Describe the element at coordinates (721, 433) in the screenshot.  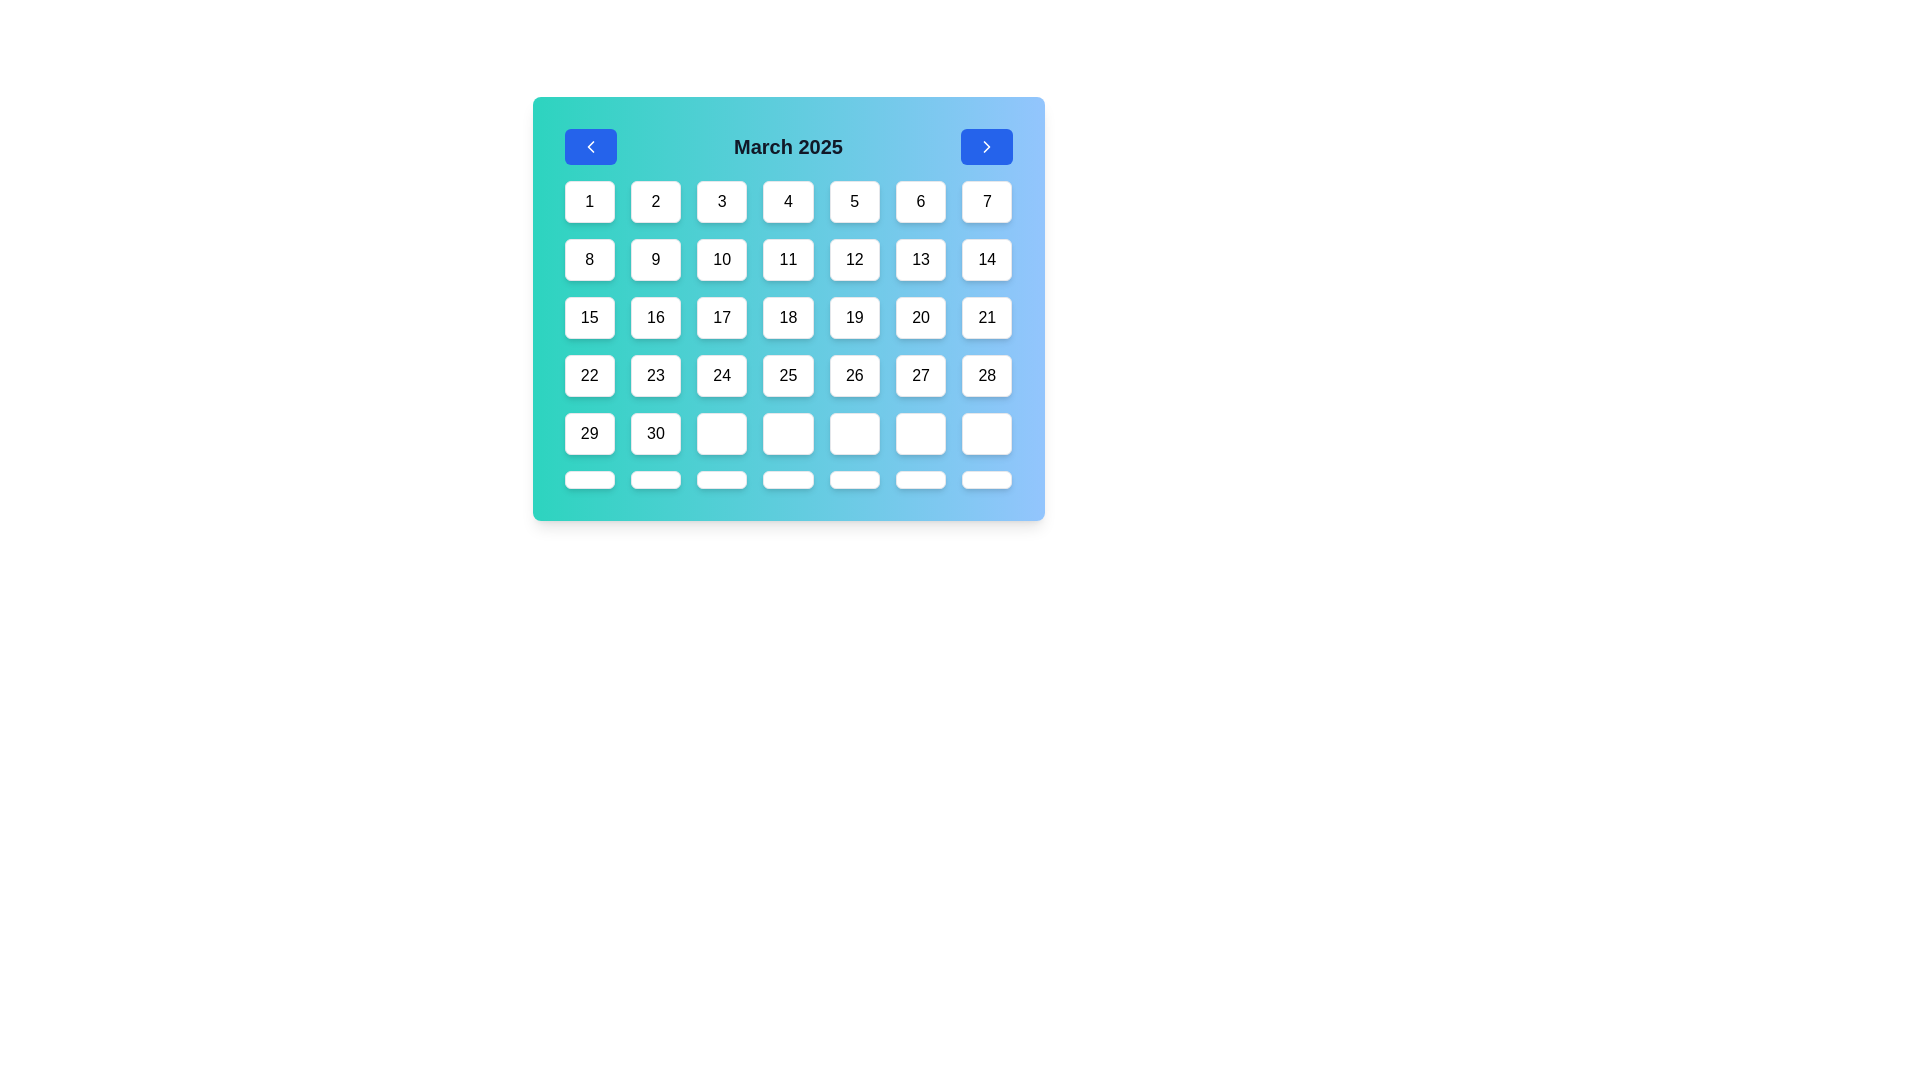
I see `the empty calendar cell located at row 5, column 3, which is part of a grid layout and serves as an interactive placeholder for future input` at that location.